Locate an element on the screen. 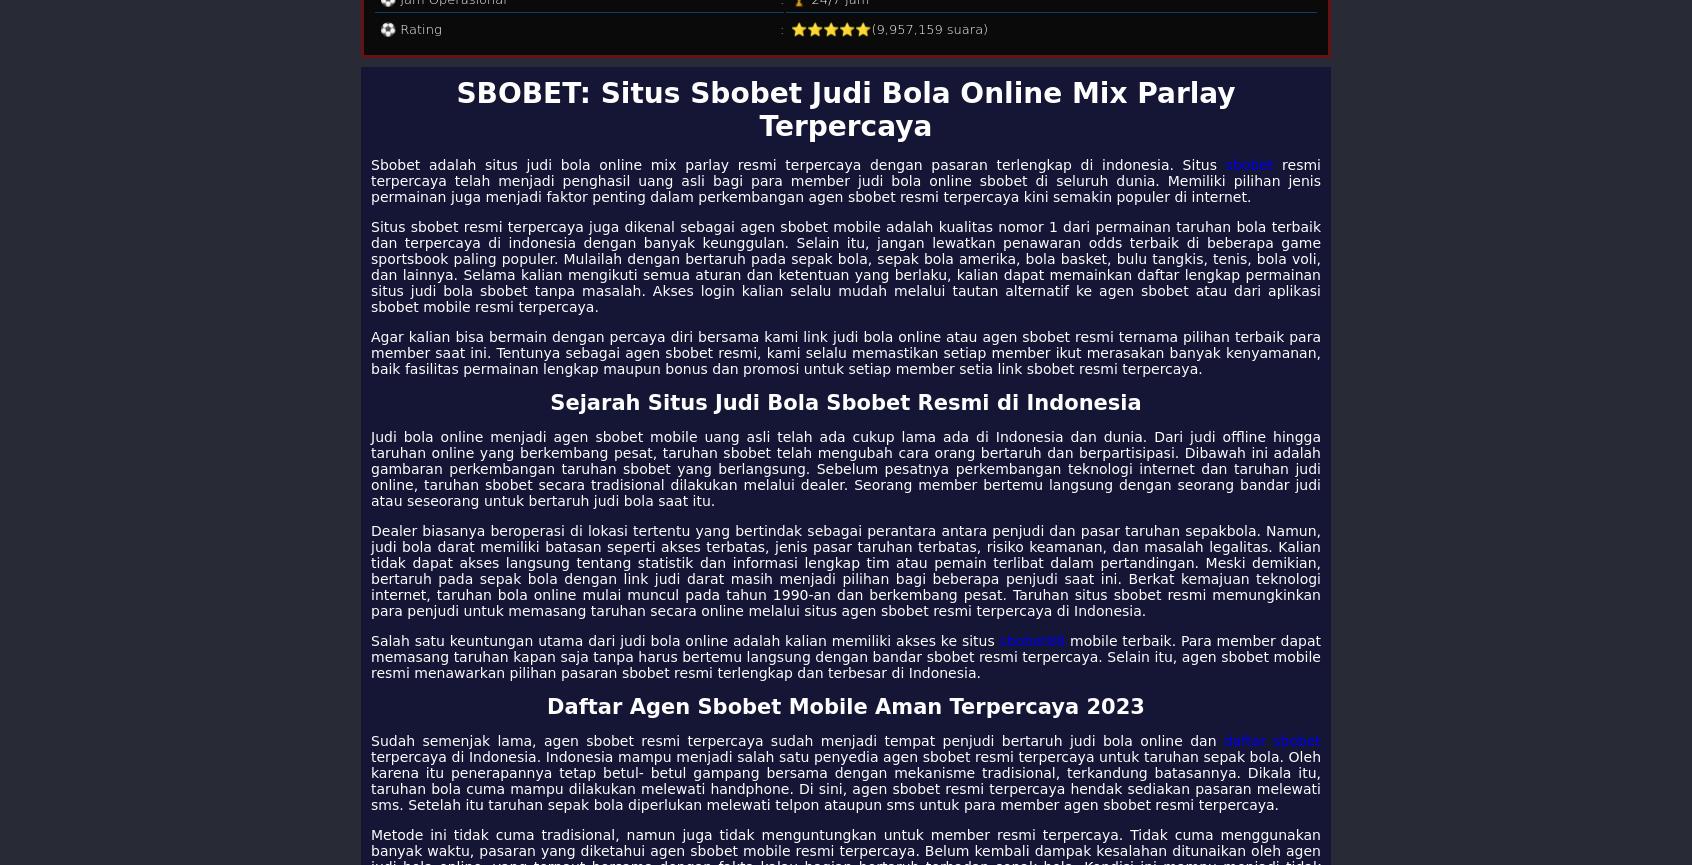 Image resolution: width=1692 pixels, height=865 pixels. 'Dealer biasanya beroperasi di lokasi tertentu yang bertindak sebagai perantara antara penjudi dan pasar taruhan sepakbola. Namun, judi bola darat memiliki batasan seperti akses terbatas, jenis pasar taruhan terbatas, risiko keamanan, dan masalah legalitas. Kalian tidak dapat akses langsung tentang statistik dan informasi lengkap tim atau pemain terlibat dalam pertandingan. Meski demikian, bertaruh pada sepak bola dengan link judi darat masih menjadi pilihan bagi beberapa penjudi saat ini. Berkat kemajuan teknologi internet, taruhan bola online mulai muncul pada tahun 1990-an dan berkembang pesat. Taruhan situs sbobet resmi memungkinkan para penjudi untuk memasang taruhan secara online melalui situs agen sbobet resmi terpercaya di Indonesia.' is located at coordinates (846, 569).